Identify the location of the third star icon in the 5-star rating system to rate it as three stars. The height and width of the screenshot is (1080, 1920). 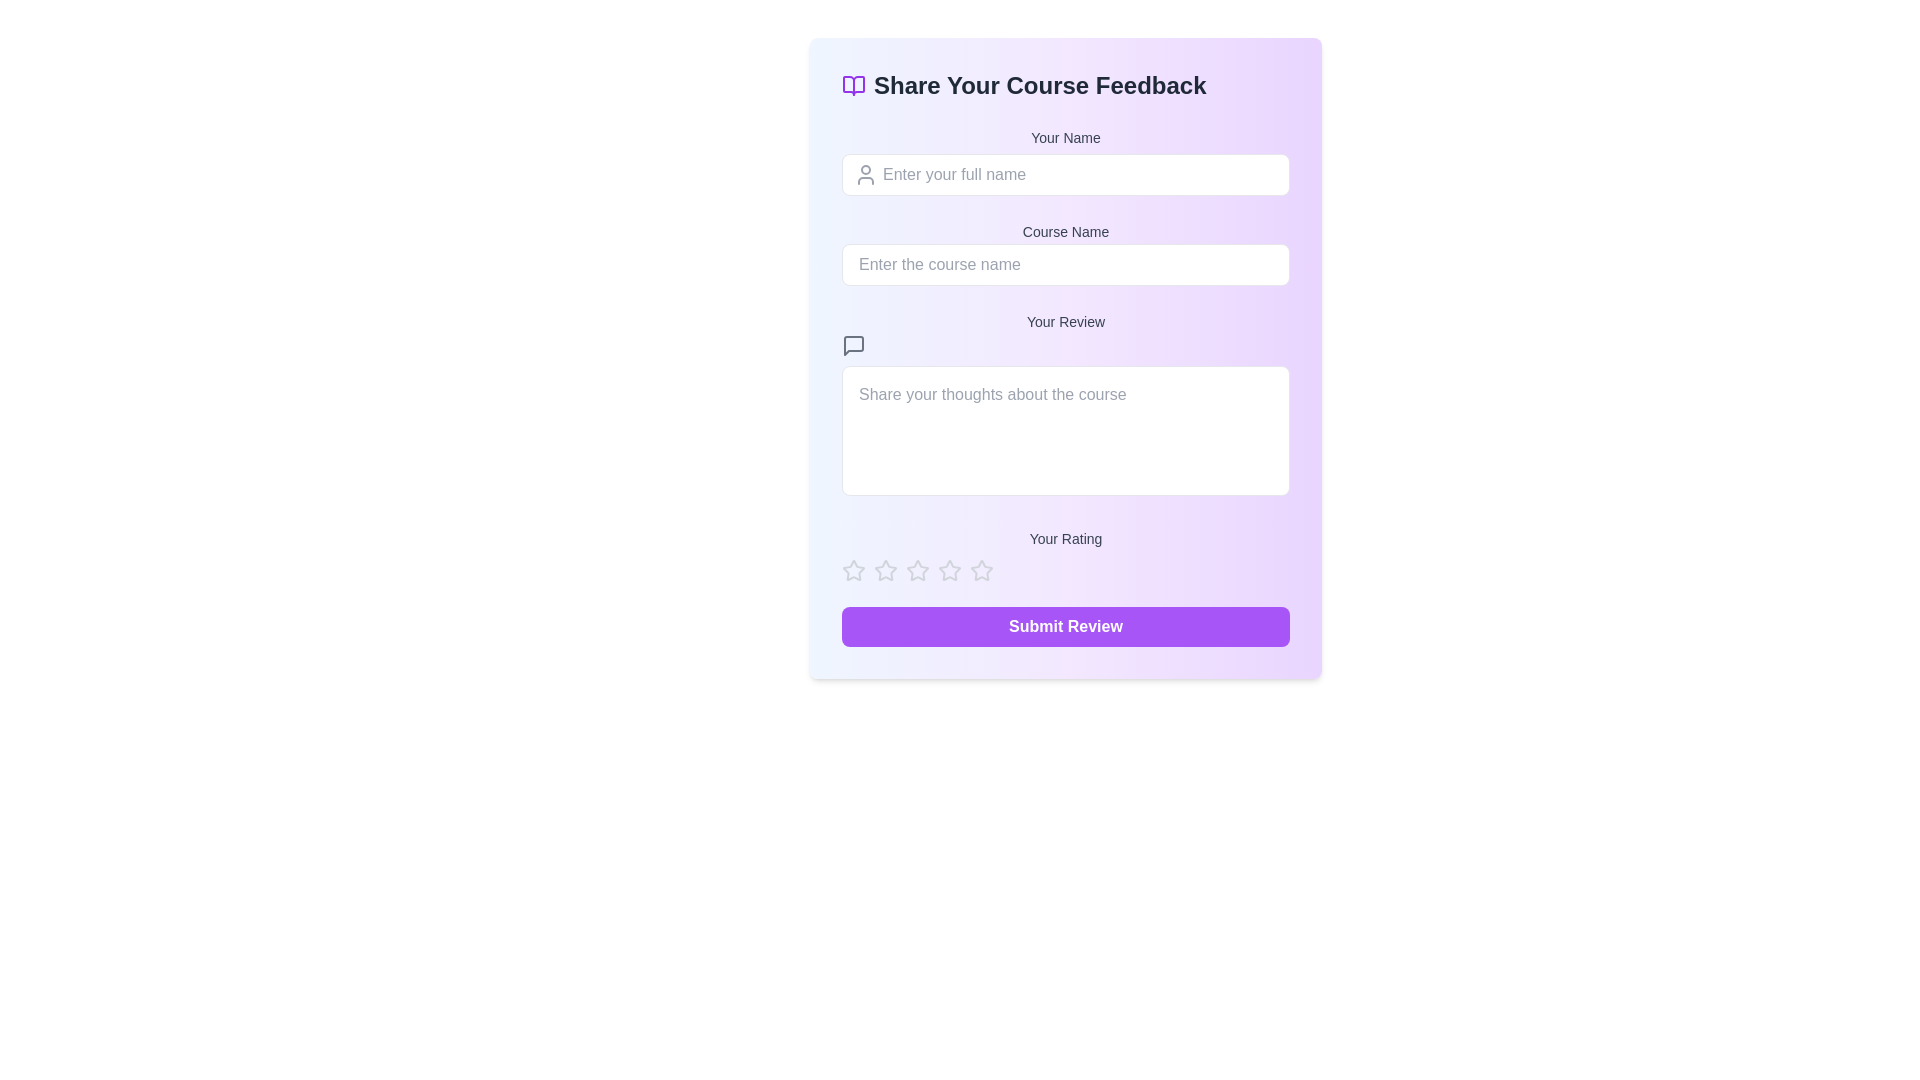
(949, 570).